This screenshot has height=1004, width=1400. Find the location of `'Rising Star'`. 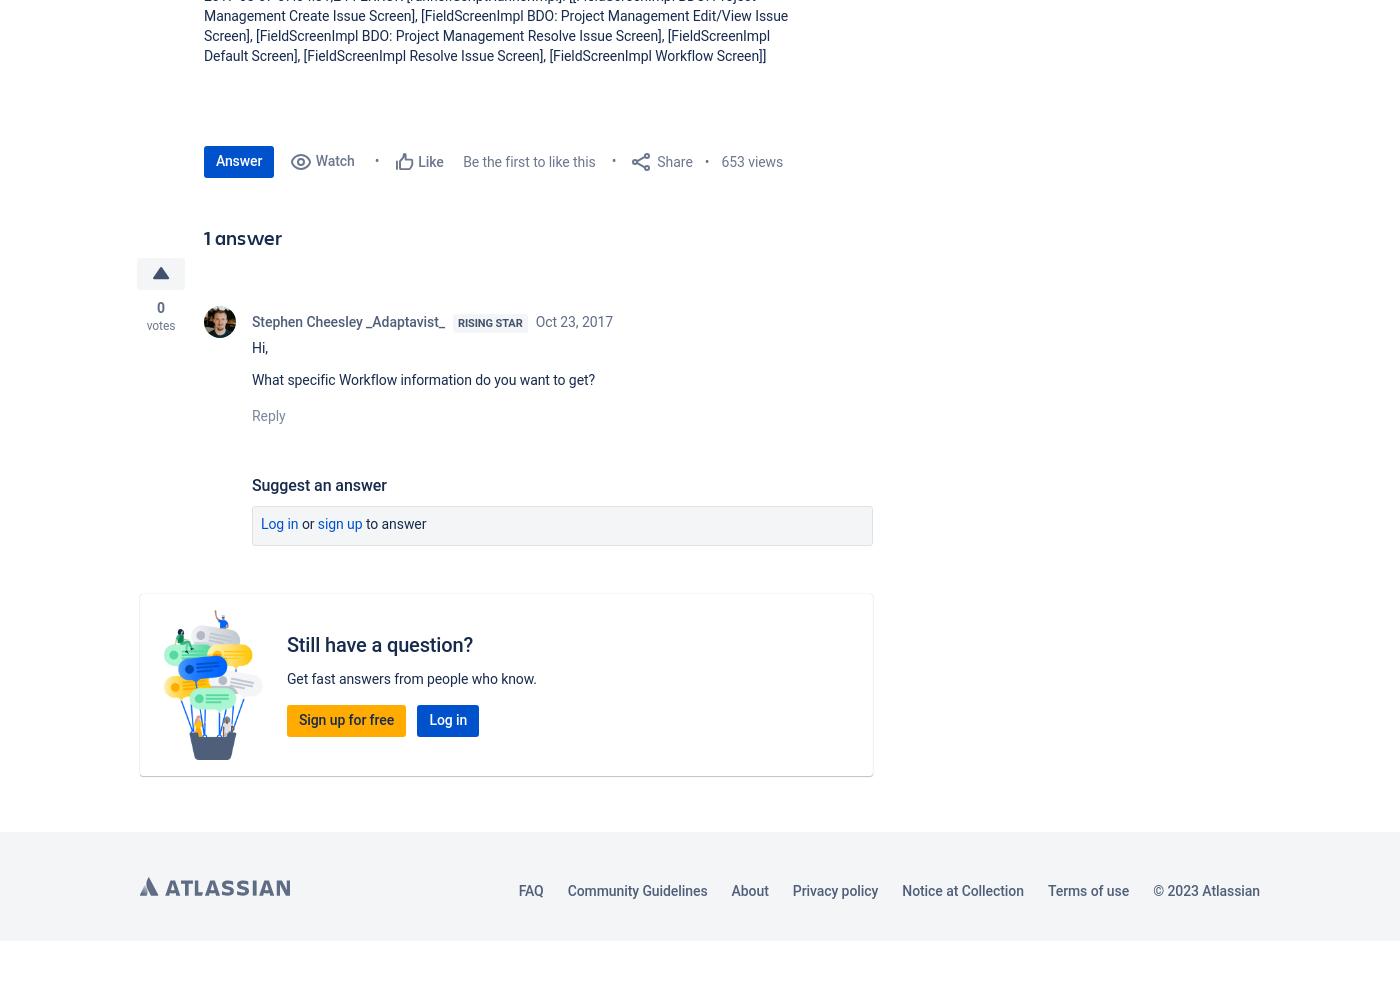

'Rising Star' is located at coordinates (456, 323).